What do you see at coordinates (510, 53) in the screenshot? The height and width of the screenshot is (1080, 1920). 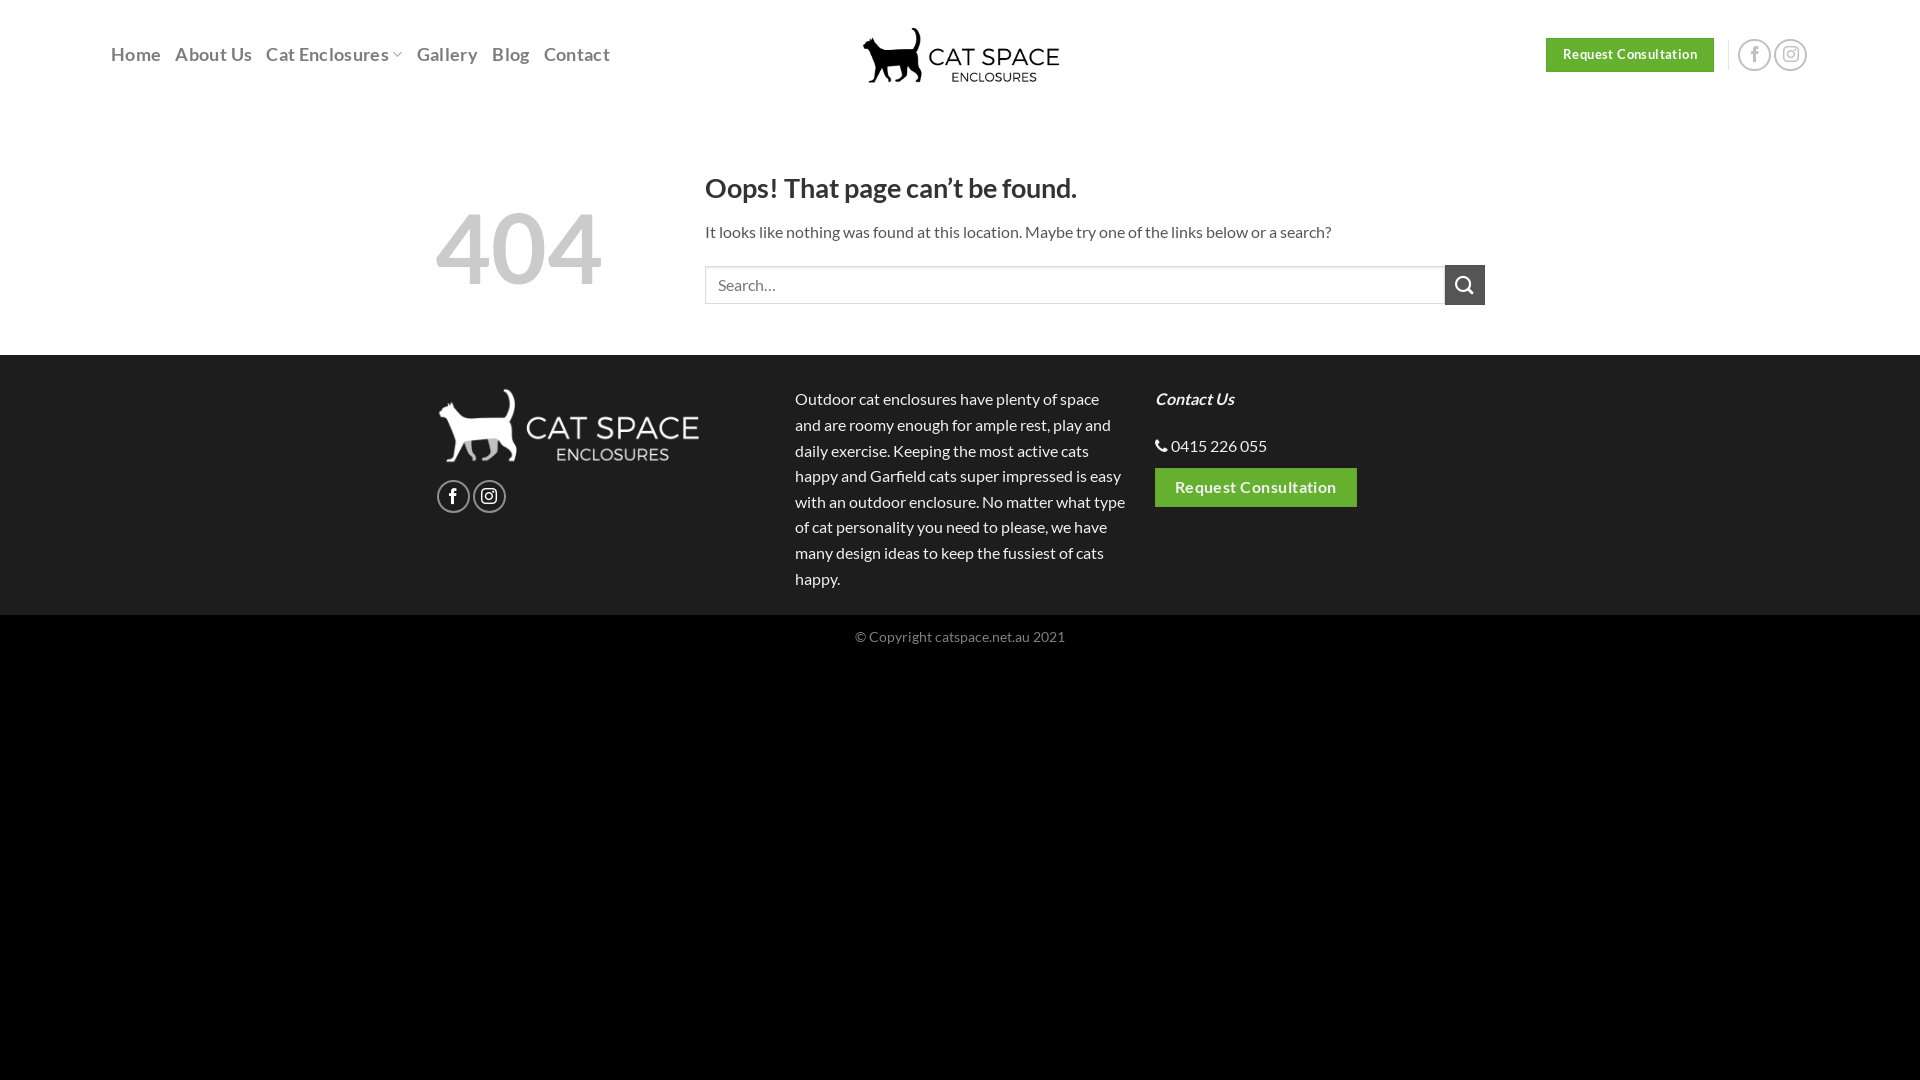 I see `'Blog'` at bounding box center [510, 53].